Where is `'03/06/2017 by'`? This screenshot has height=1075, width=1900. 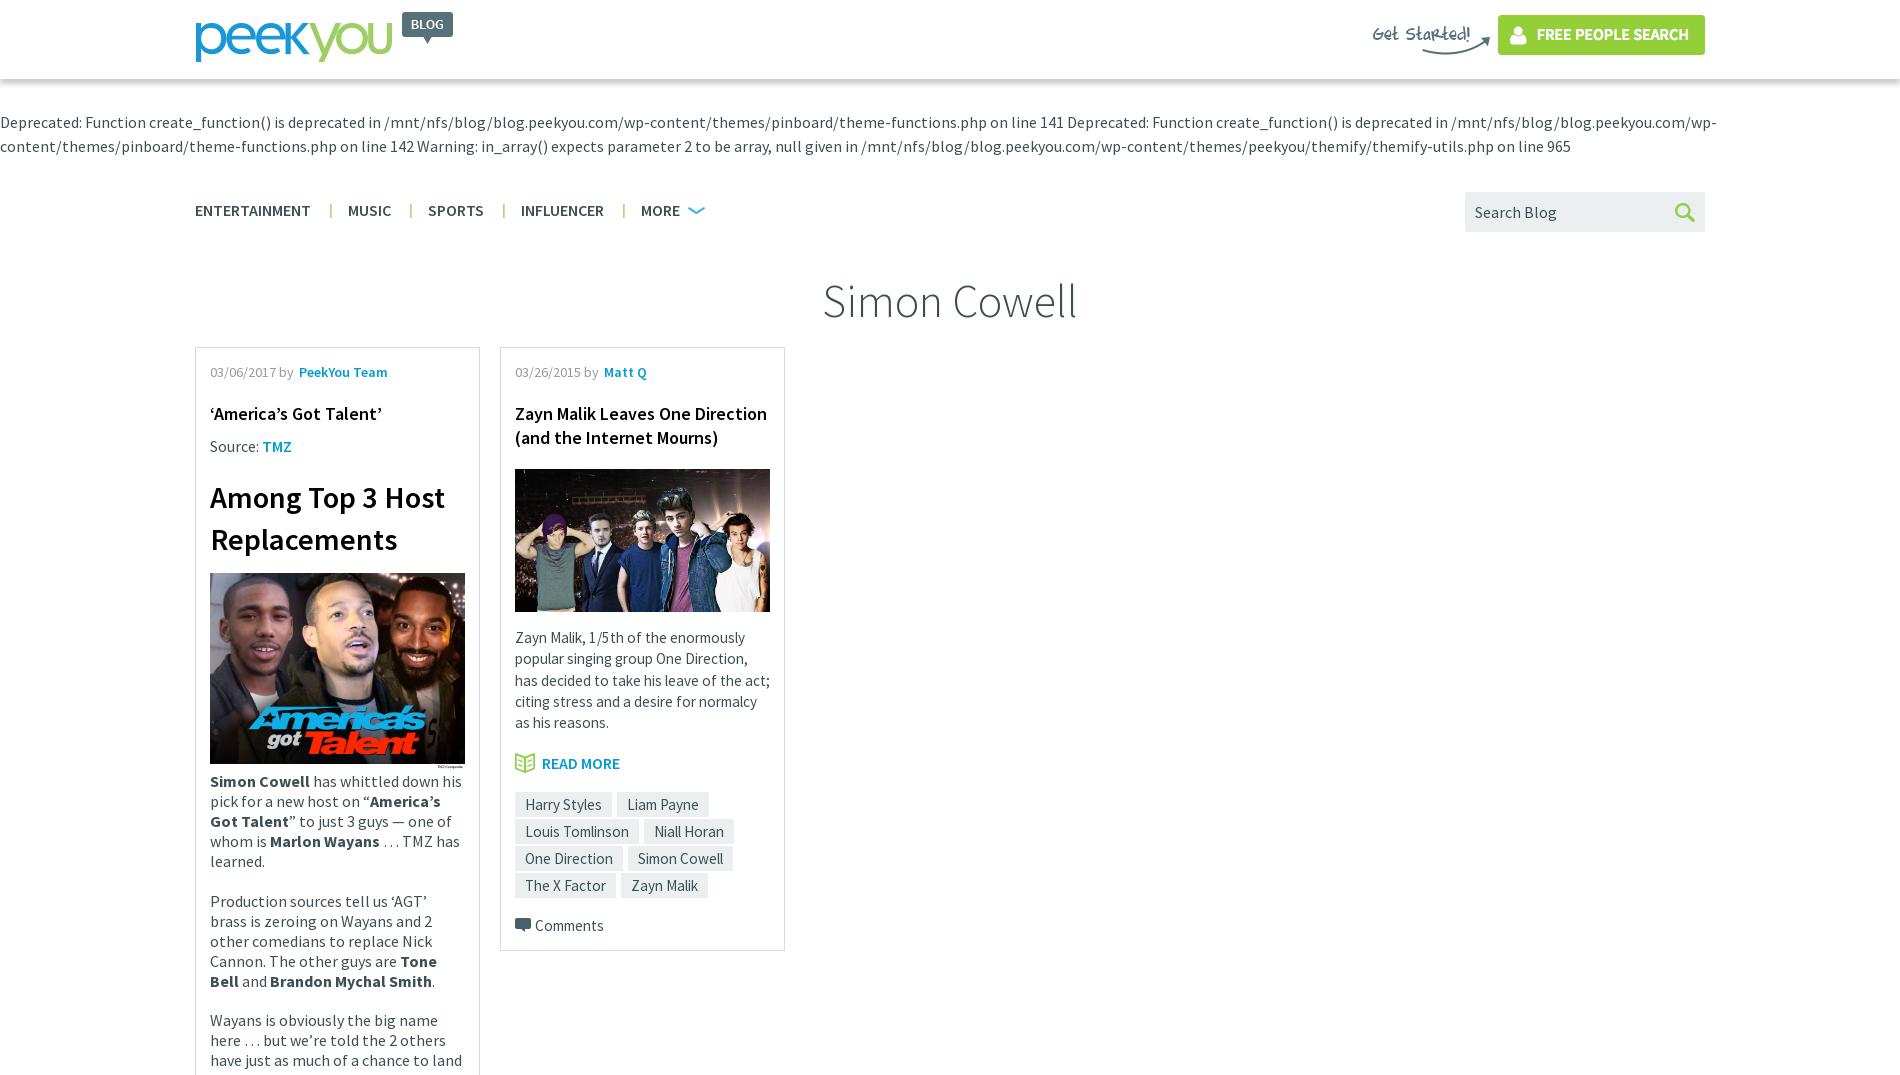 '03/06/2017 by' is located at coordinates (250, 370).